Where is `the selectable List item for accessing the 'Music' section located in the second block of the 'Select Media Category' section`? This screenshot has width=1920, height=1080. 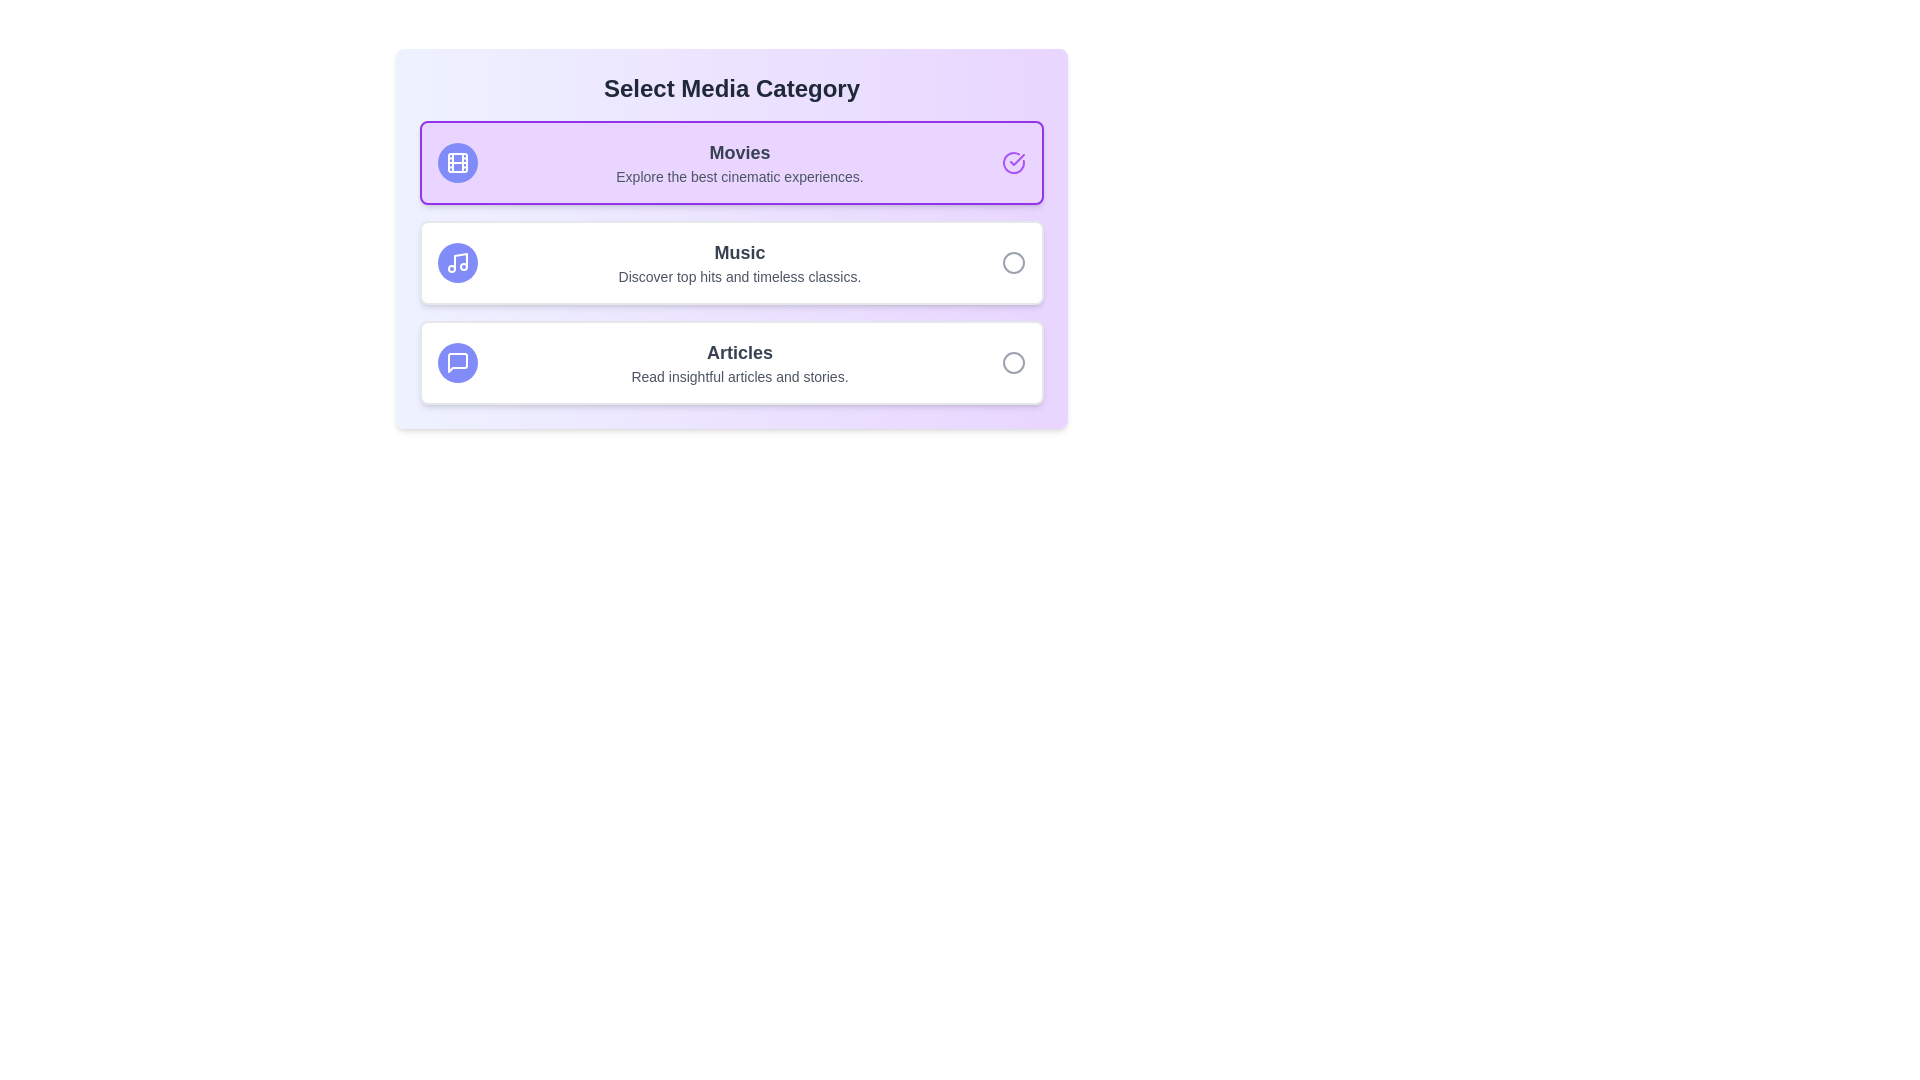 the selectable List item for accessing the 'Music' section located in the second block of the 'Select Media Category' section is located at coordinates (730, 261).